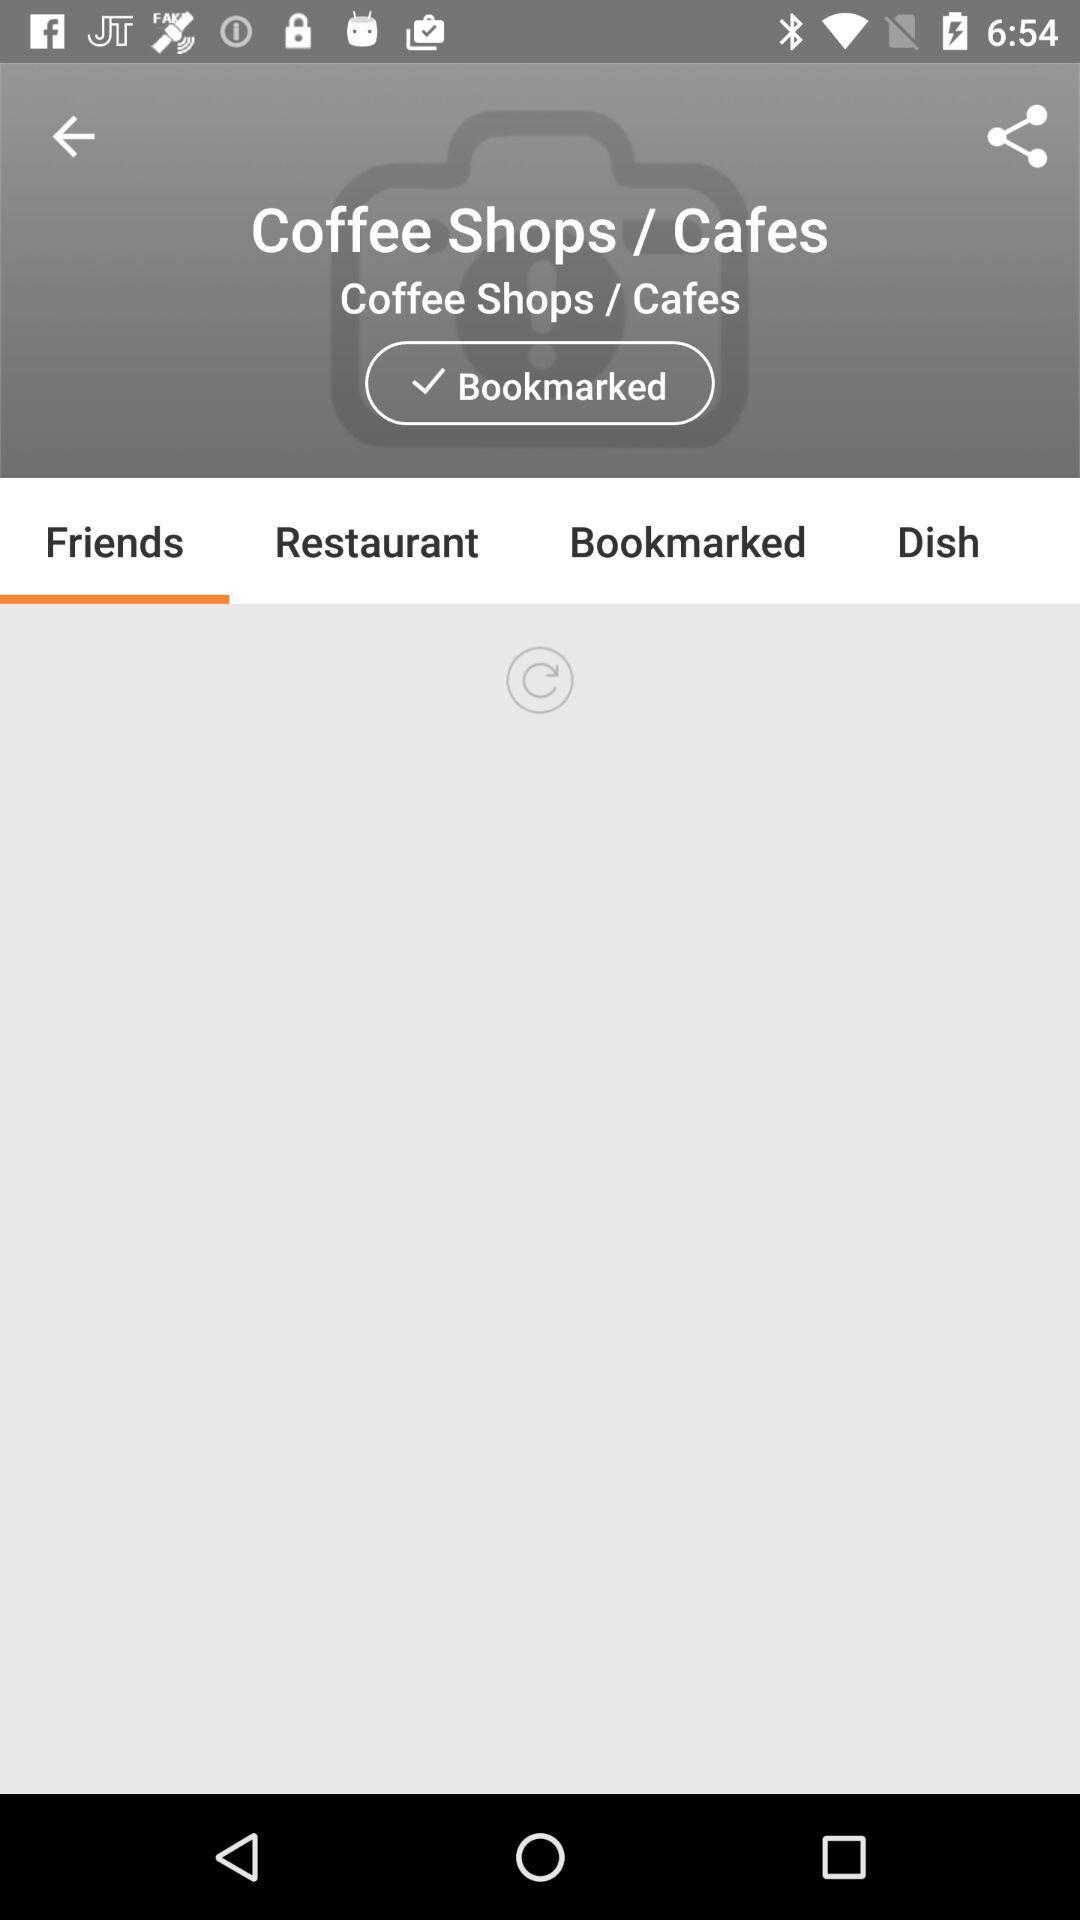 This screenshot has height=1920, width=1080. What do you see at coordinates (540, 680) in the screenshot?
I see `refresh page` at bounding box center [540, 680].